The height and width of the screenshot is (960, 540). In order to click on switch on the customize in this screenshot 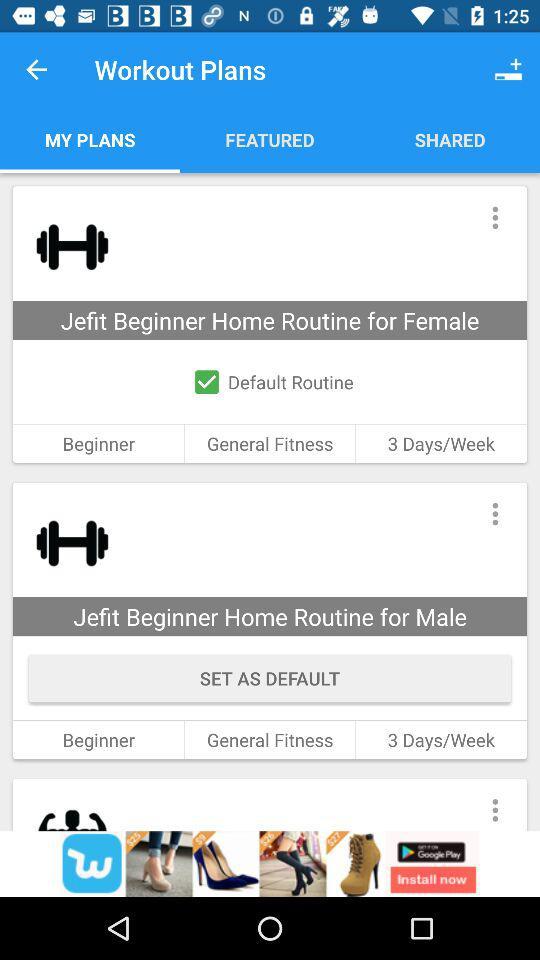, I will do `click(494, 513)`.